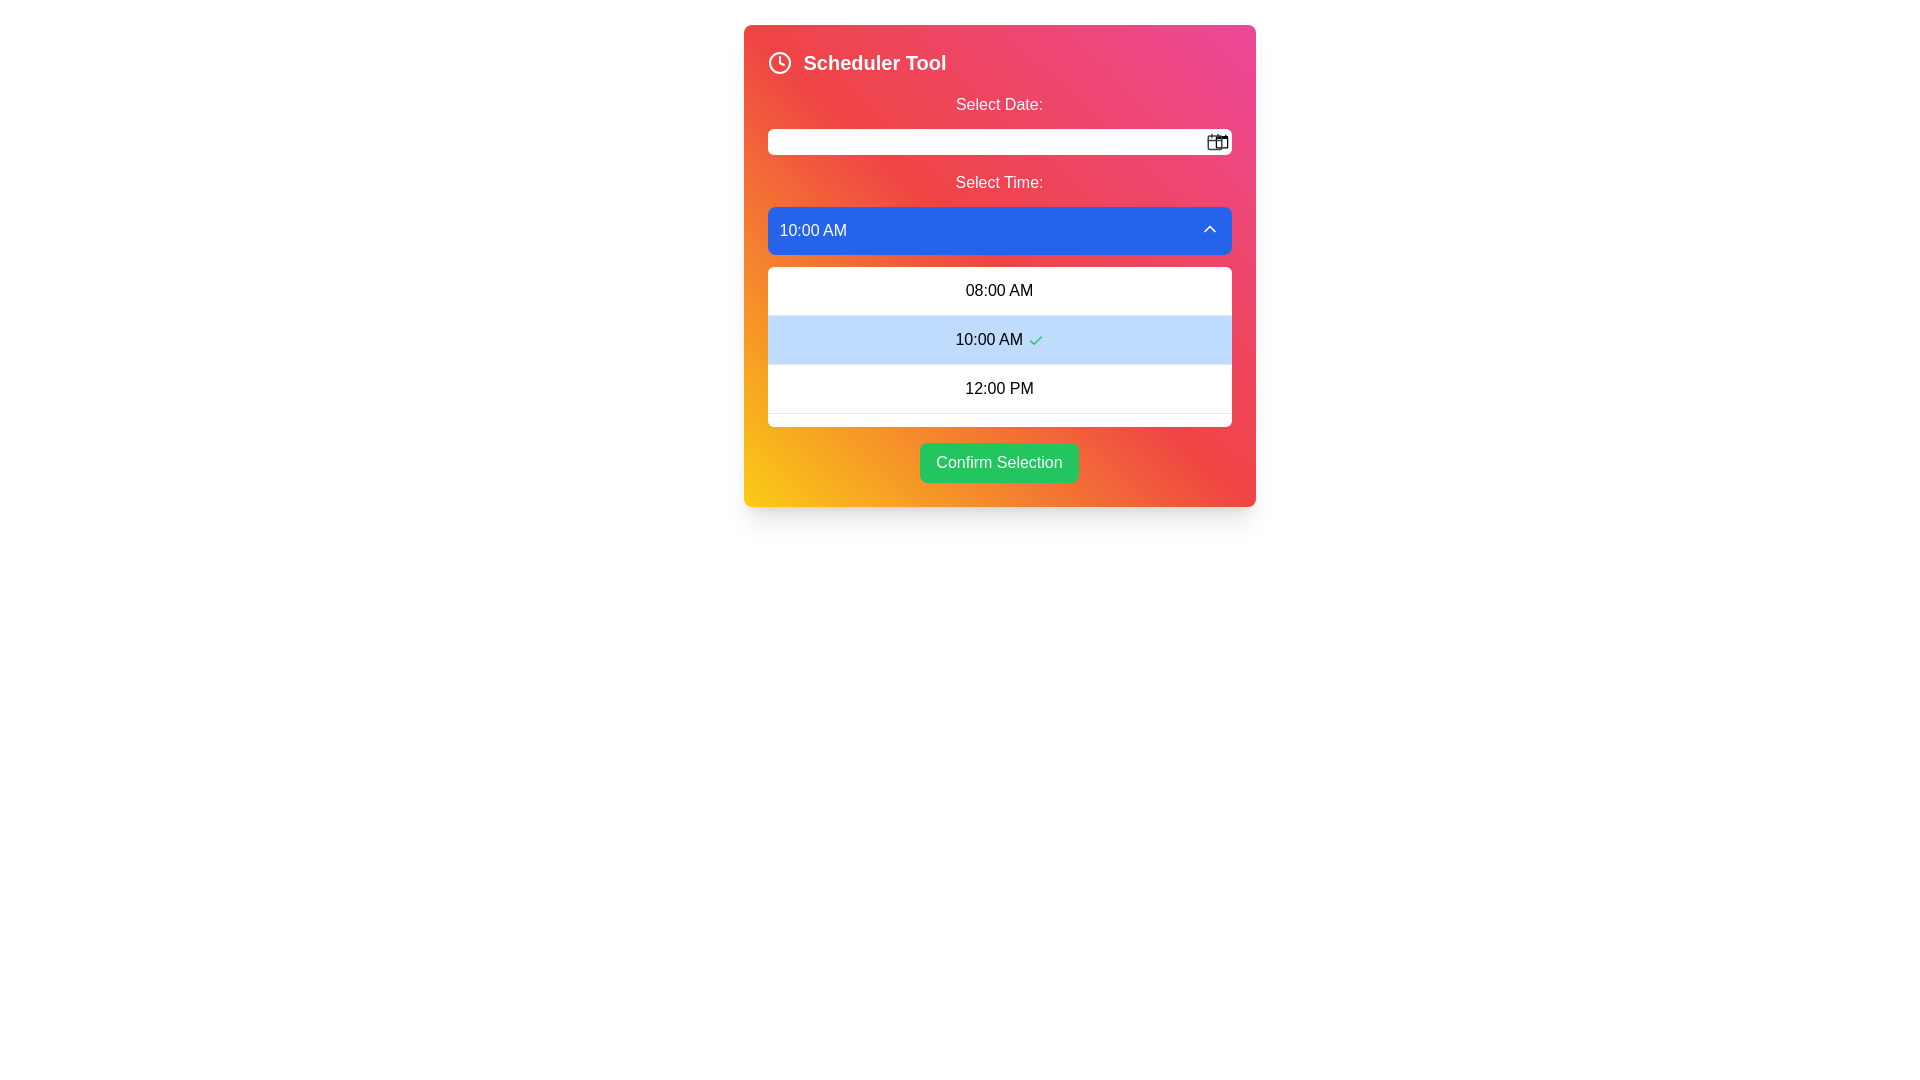 The width and height of the screenshot is (1920, 1080). Describe the element at coordinates (1035, 339) in the screenshot. I see `the green checkmark icon indicating confirmation for the time slot '10:00 AM', which is located towards the right end of the row containing '10:00 AM'` at that location.